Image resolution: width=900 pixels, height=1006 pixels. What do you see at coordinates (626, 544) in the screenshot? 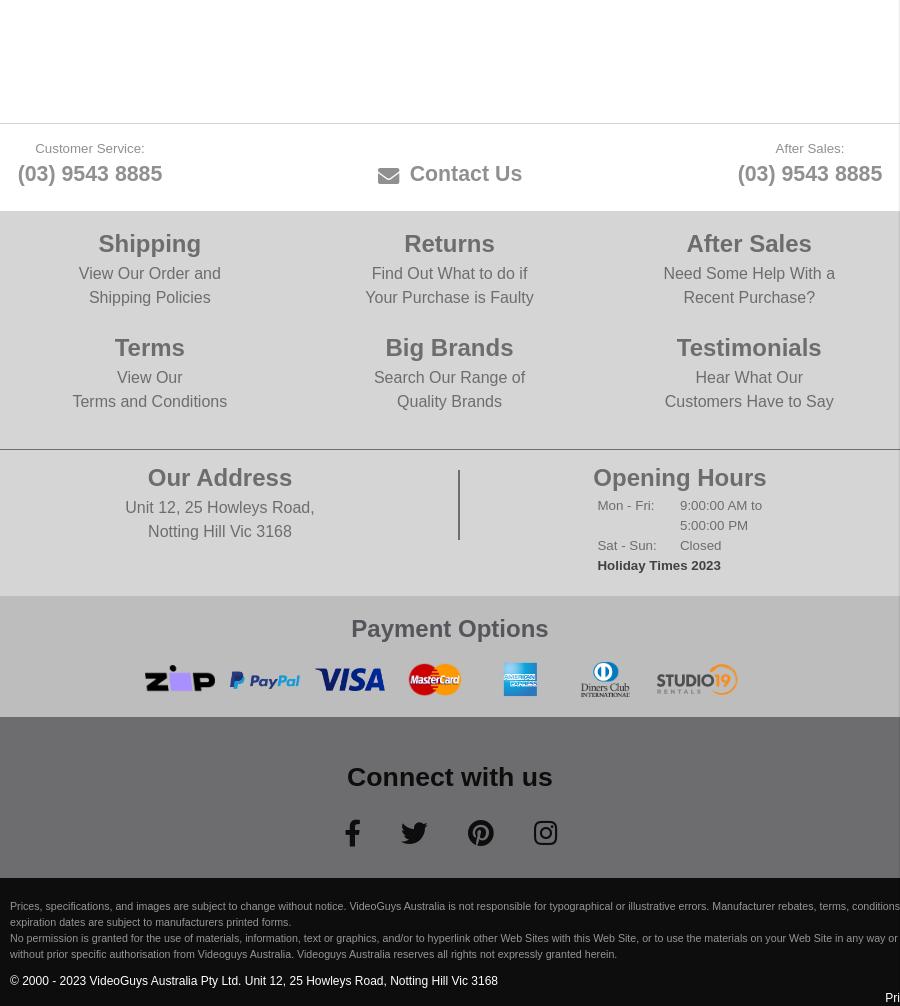
I see `'Sat - Sun:'` at bounding box center [626, 544].